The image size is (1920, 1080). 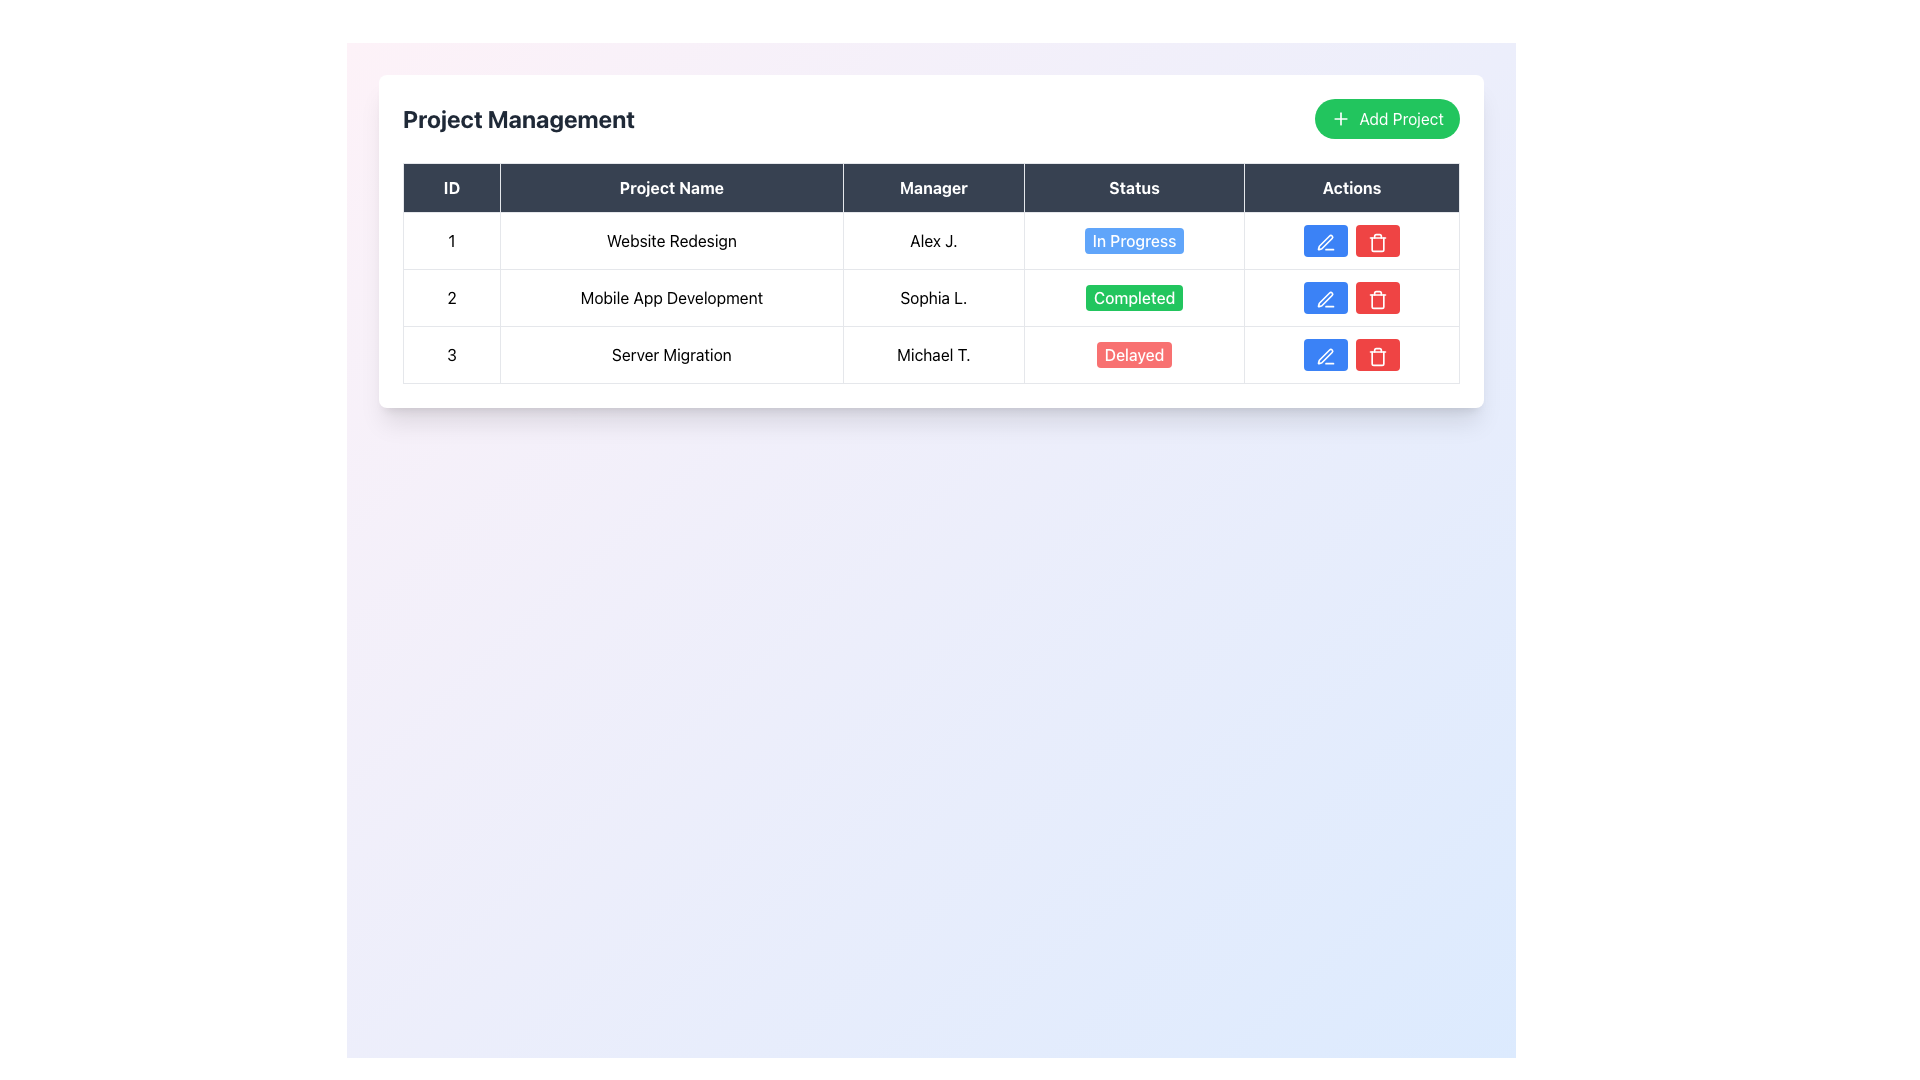 What do you see at coordinates (932, 188) in the screenshot?
I see `the table header labeled 'Manager', which is the third entry in the header row of the data table, displaying bold, capitalized white text against a dark background` at bounding box center [932, 188].